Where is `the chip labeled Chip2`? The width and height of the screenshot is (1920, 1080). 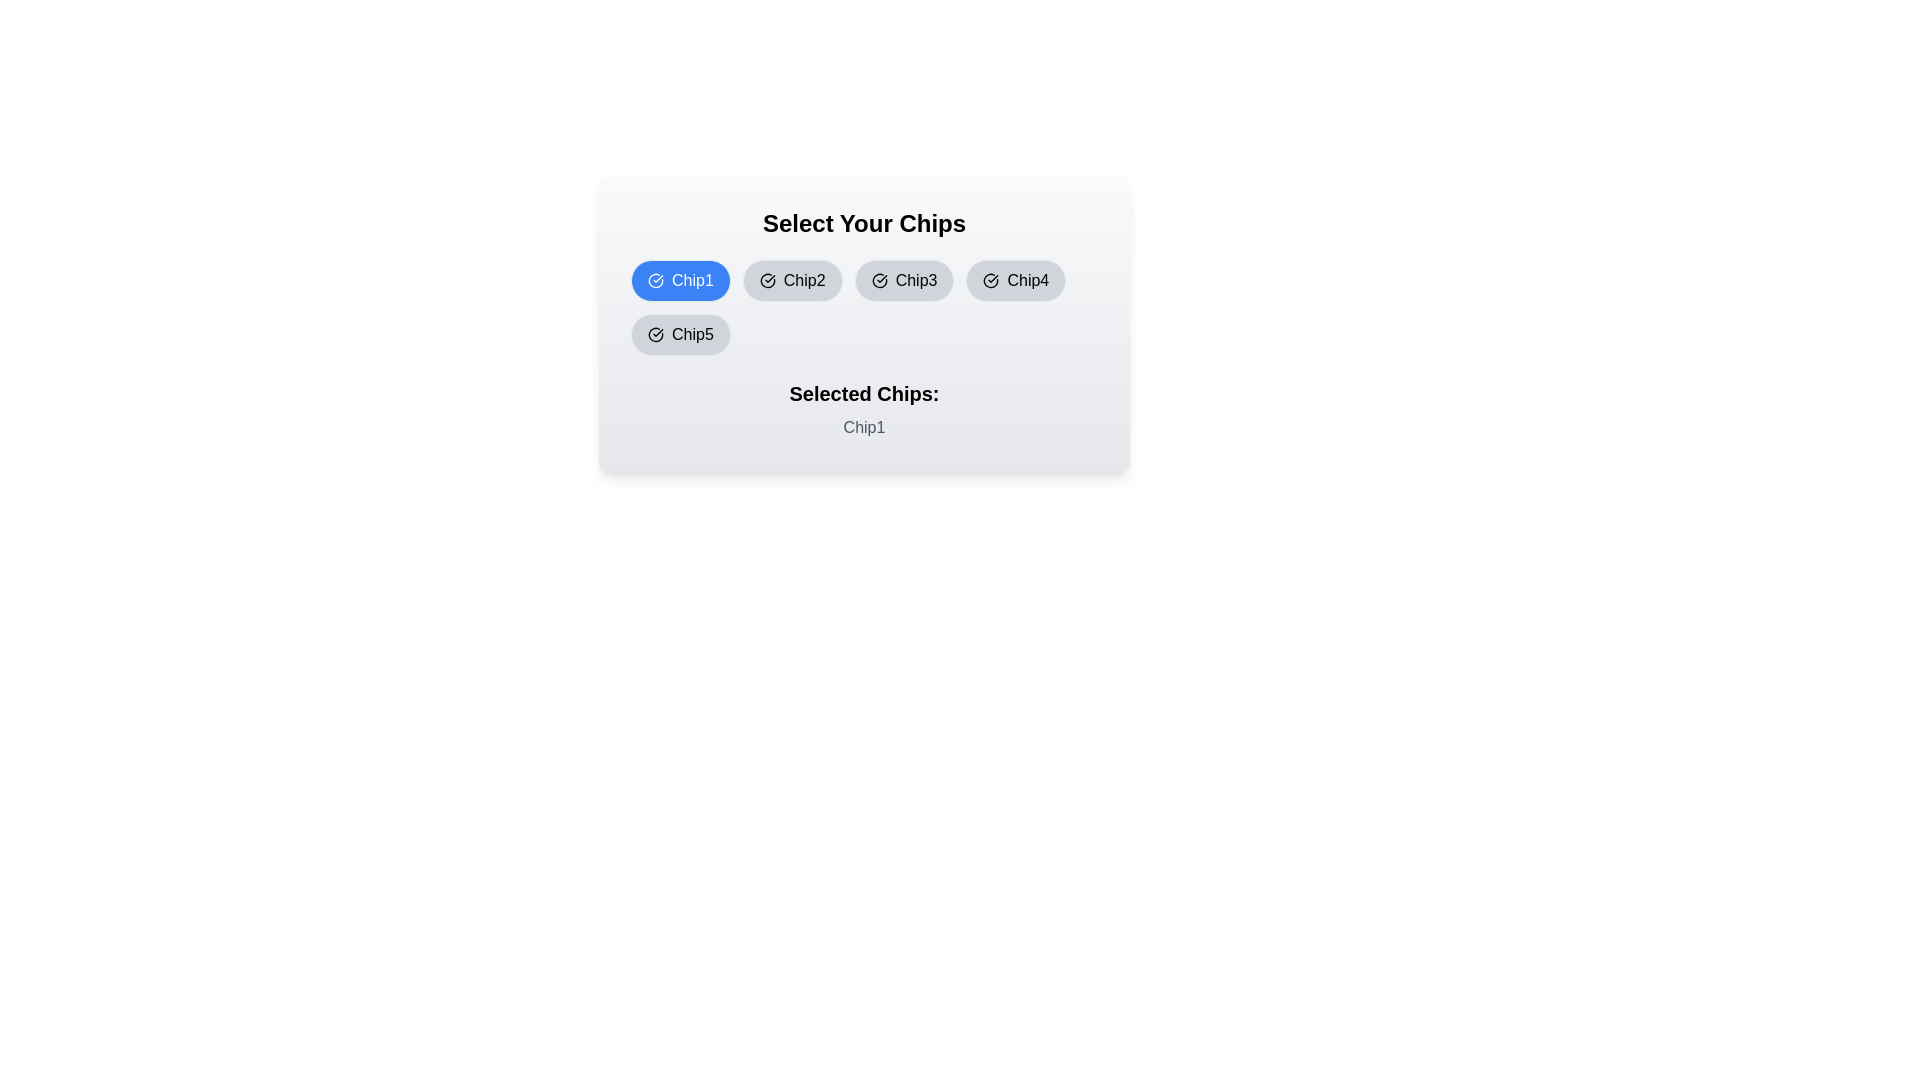
the chip labeled Chip2 is located at coordinates (791, 281).